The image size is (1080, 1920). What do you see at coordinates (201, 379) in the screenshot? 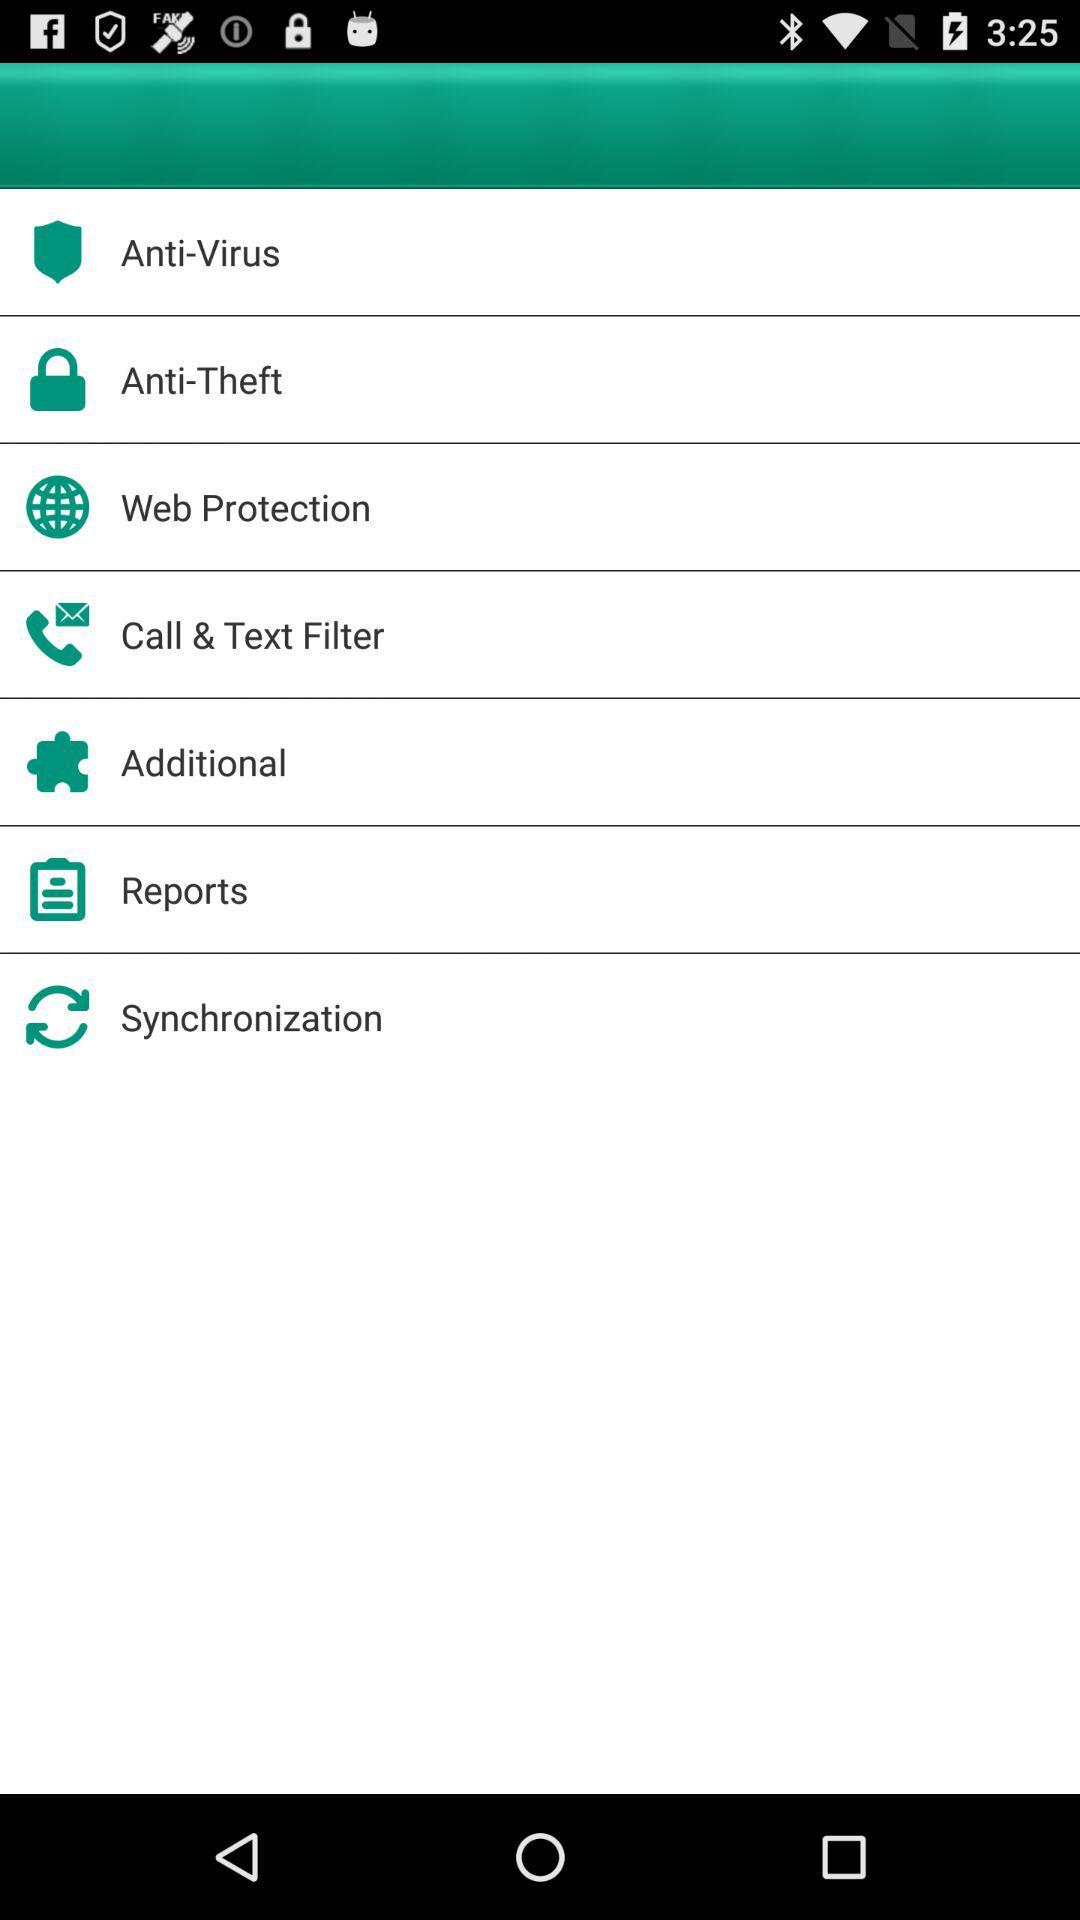
I see `anti-theft app` at bounding box center [201, 379].